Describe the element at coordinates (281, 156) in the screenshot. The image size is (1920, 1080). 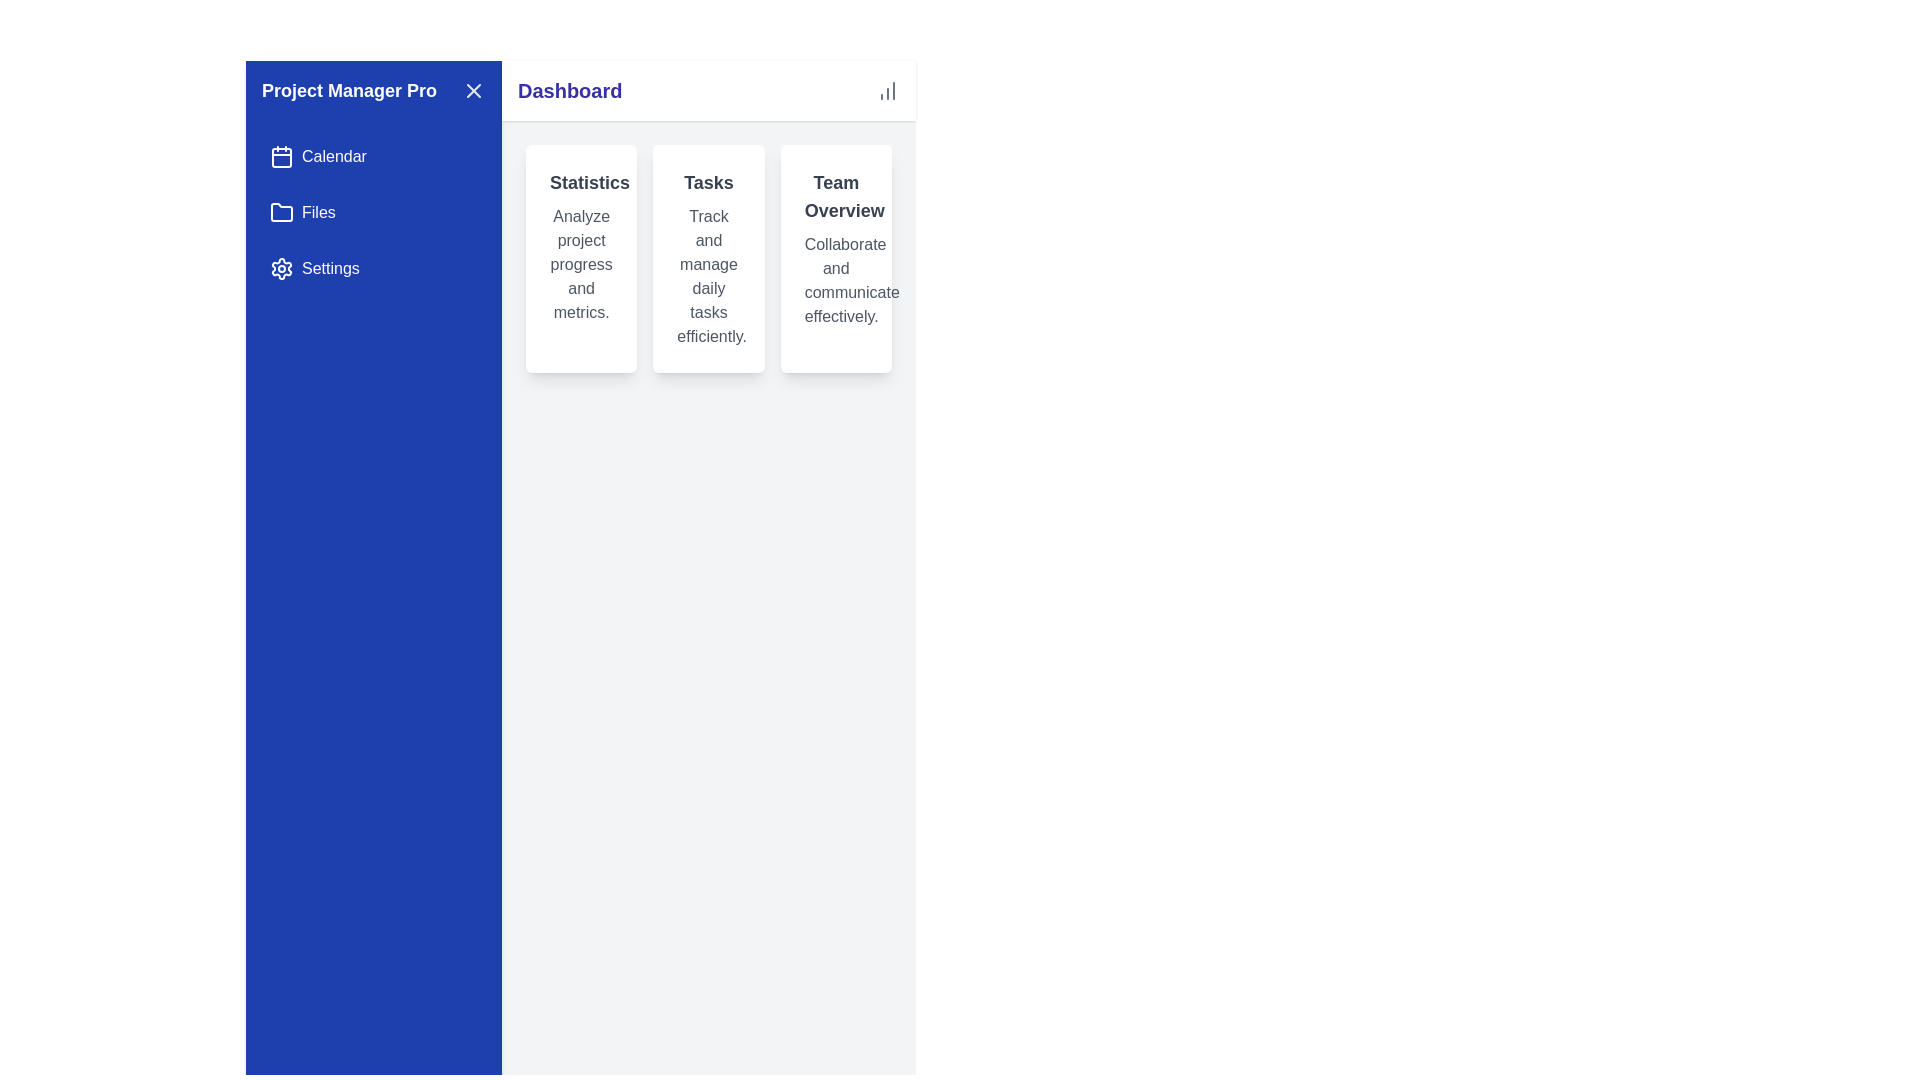
I see `the calendar icon in the sidebar navigation menu under 'Project Manager Pro'` at that location.